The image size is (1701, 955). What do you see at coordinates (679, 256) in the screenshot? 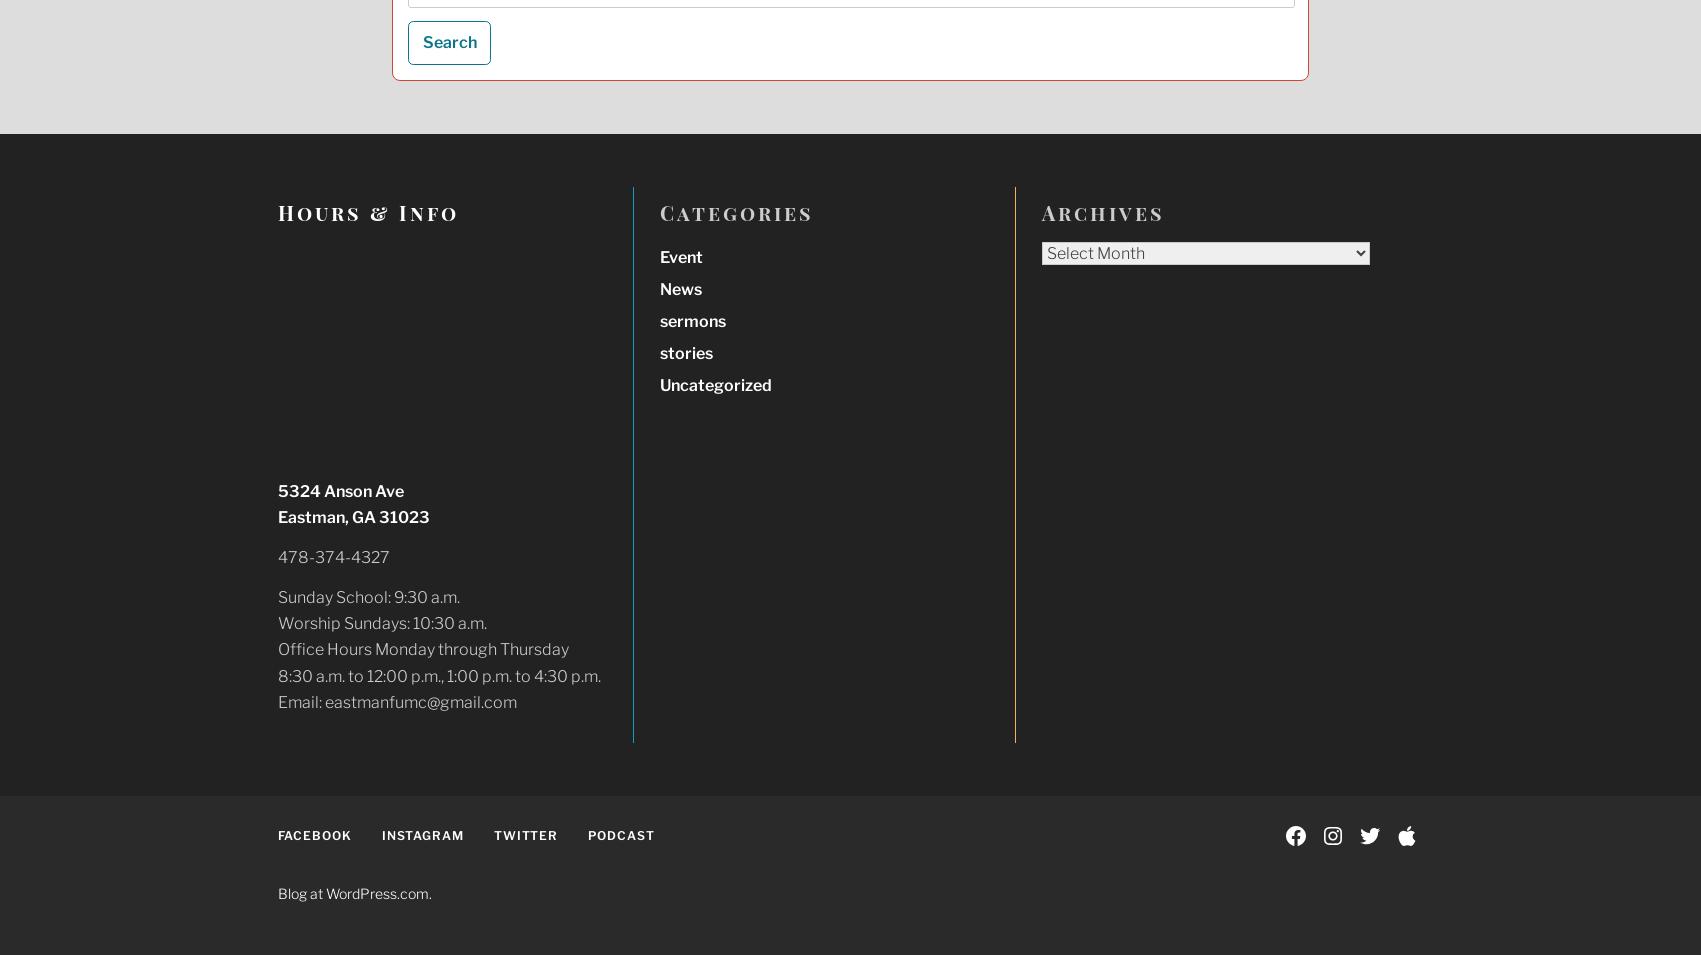
I see `'Event'` at bounding box center [679, 256].